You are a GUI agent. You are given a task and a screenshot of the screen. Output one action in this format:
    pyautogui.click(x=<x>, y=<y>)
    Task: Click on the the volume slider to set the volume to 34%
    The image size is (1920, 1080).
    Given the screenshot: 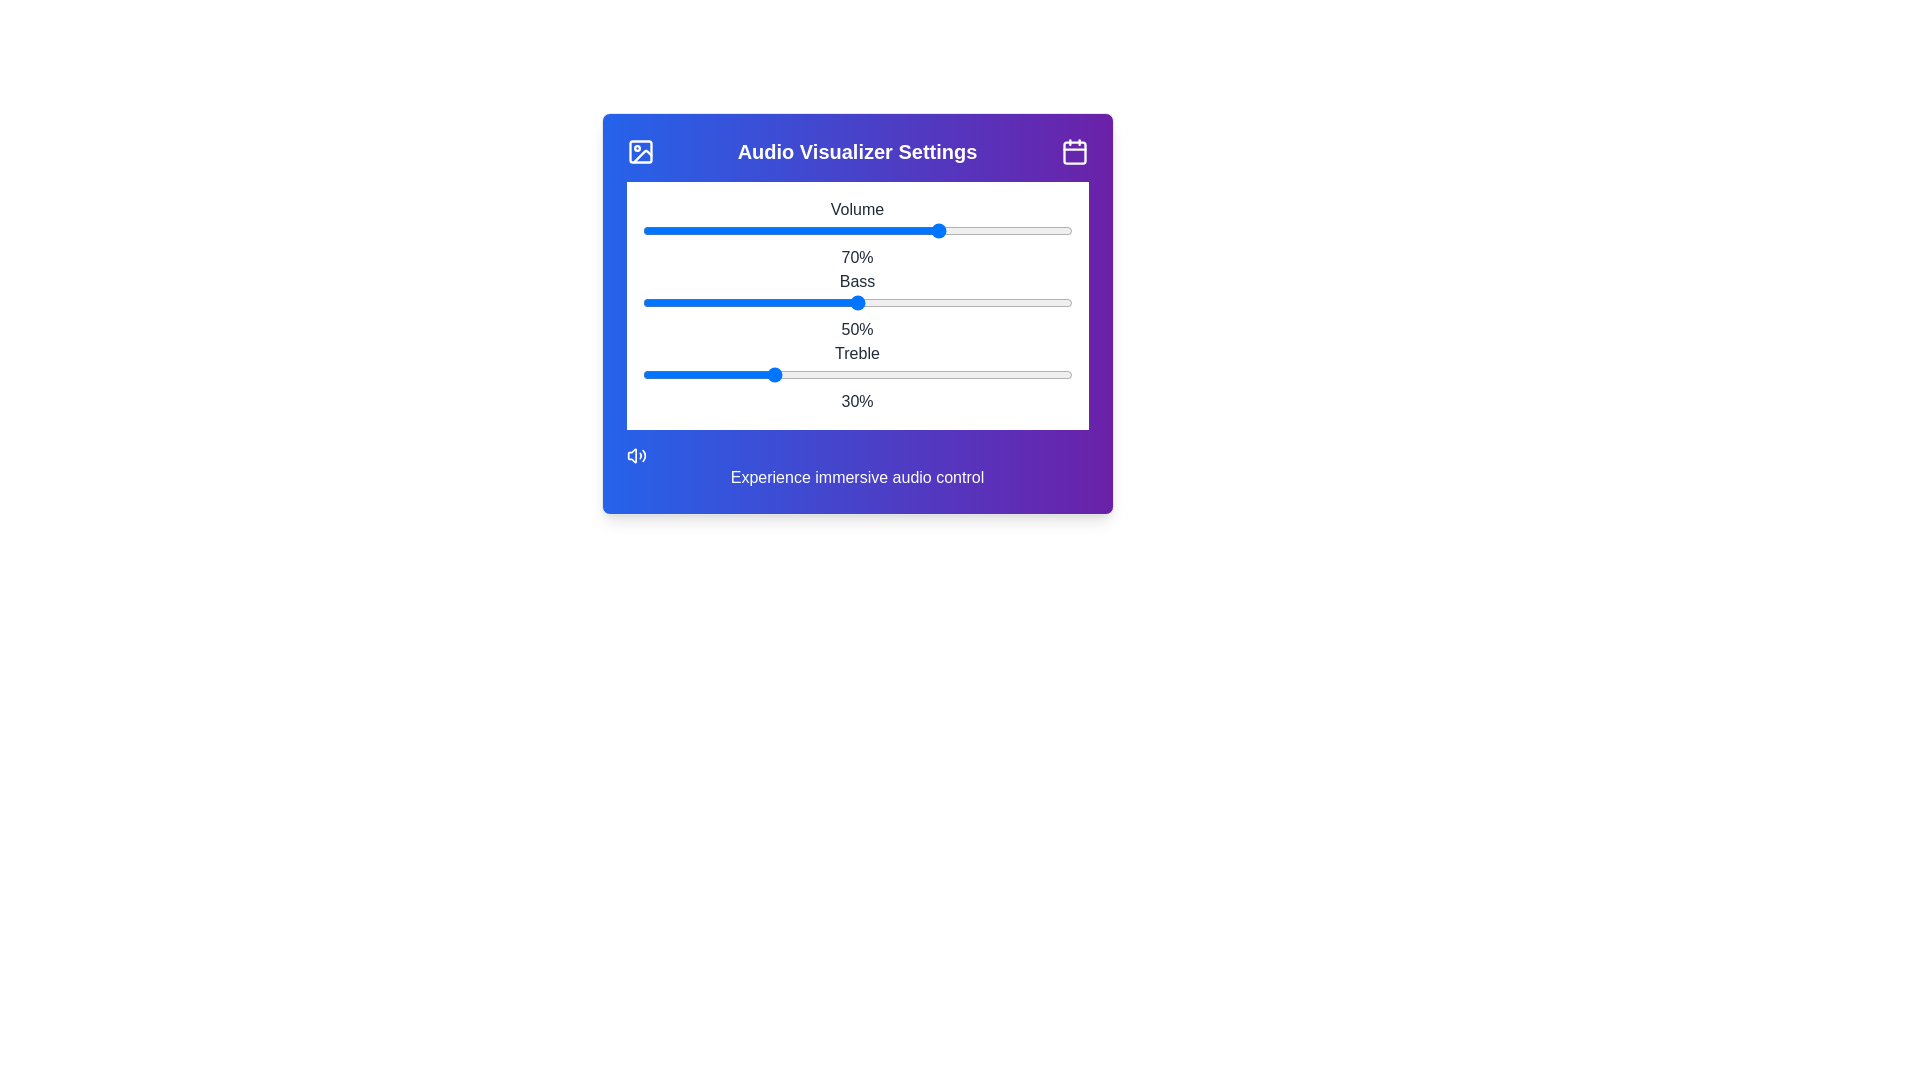 What is the action you would take?
    pyautogui.click(x=784, y=230)
    